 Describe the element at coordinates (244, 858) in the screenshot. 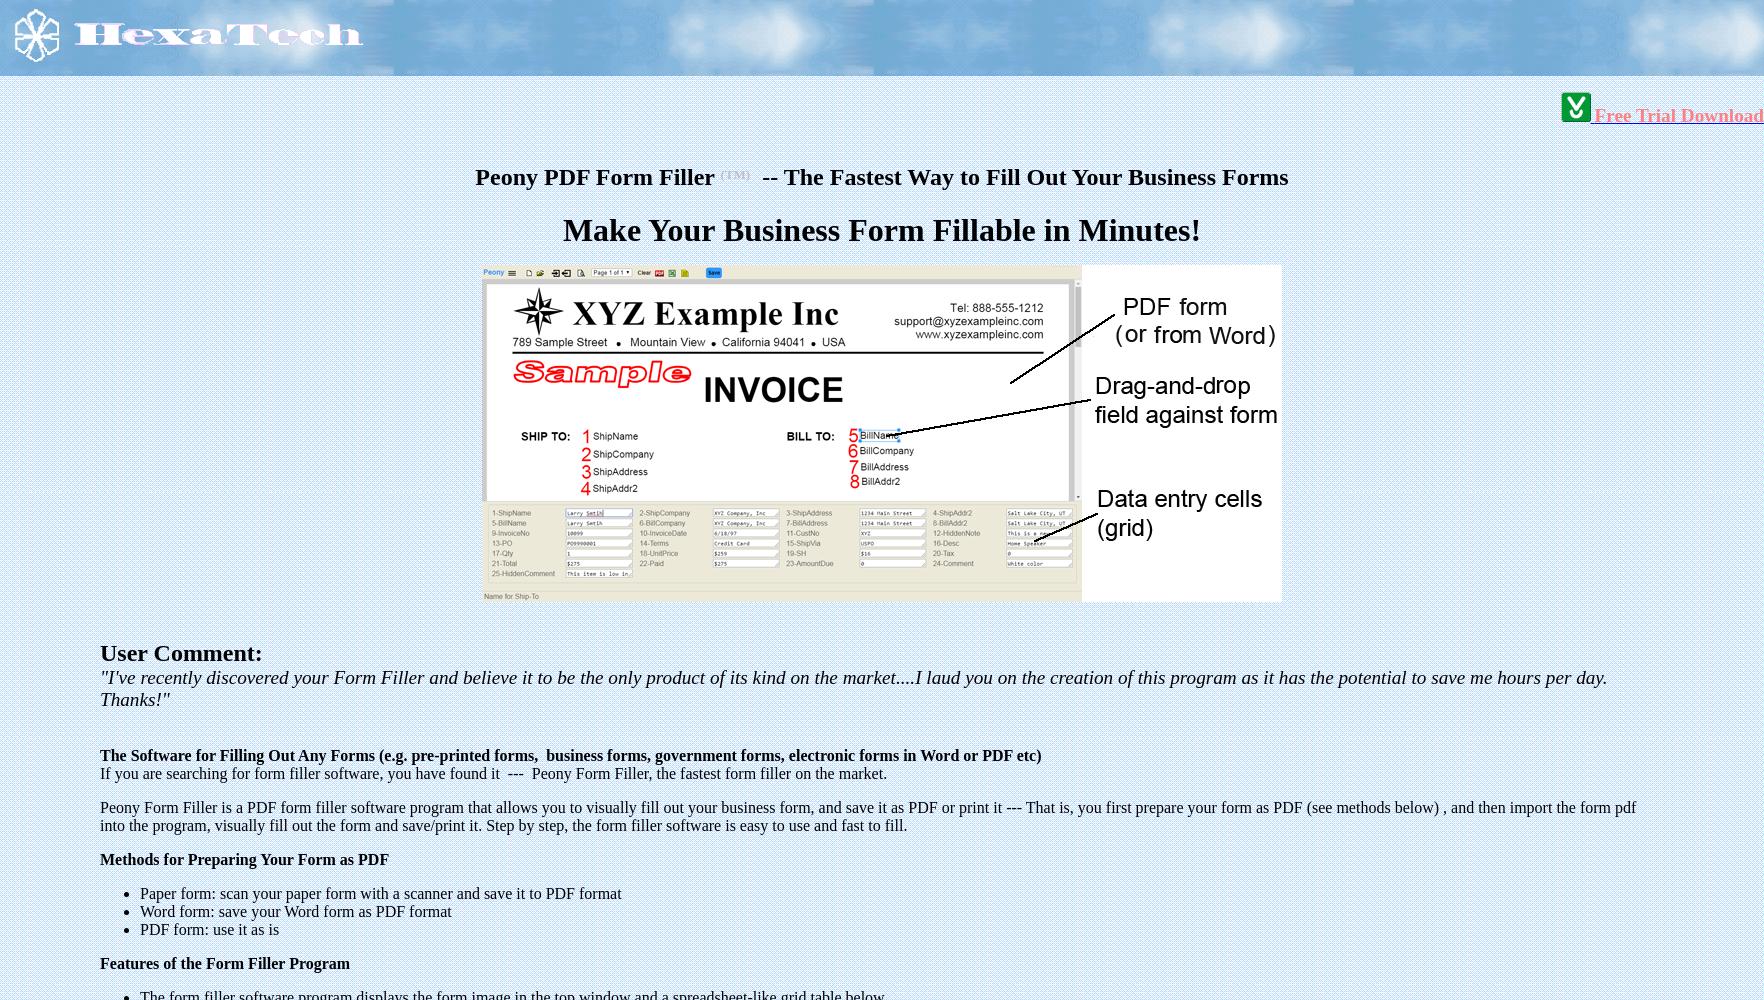

I see `'Methods for Preparing Your Form as PDF'` at that location.